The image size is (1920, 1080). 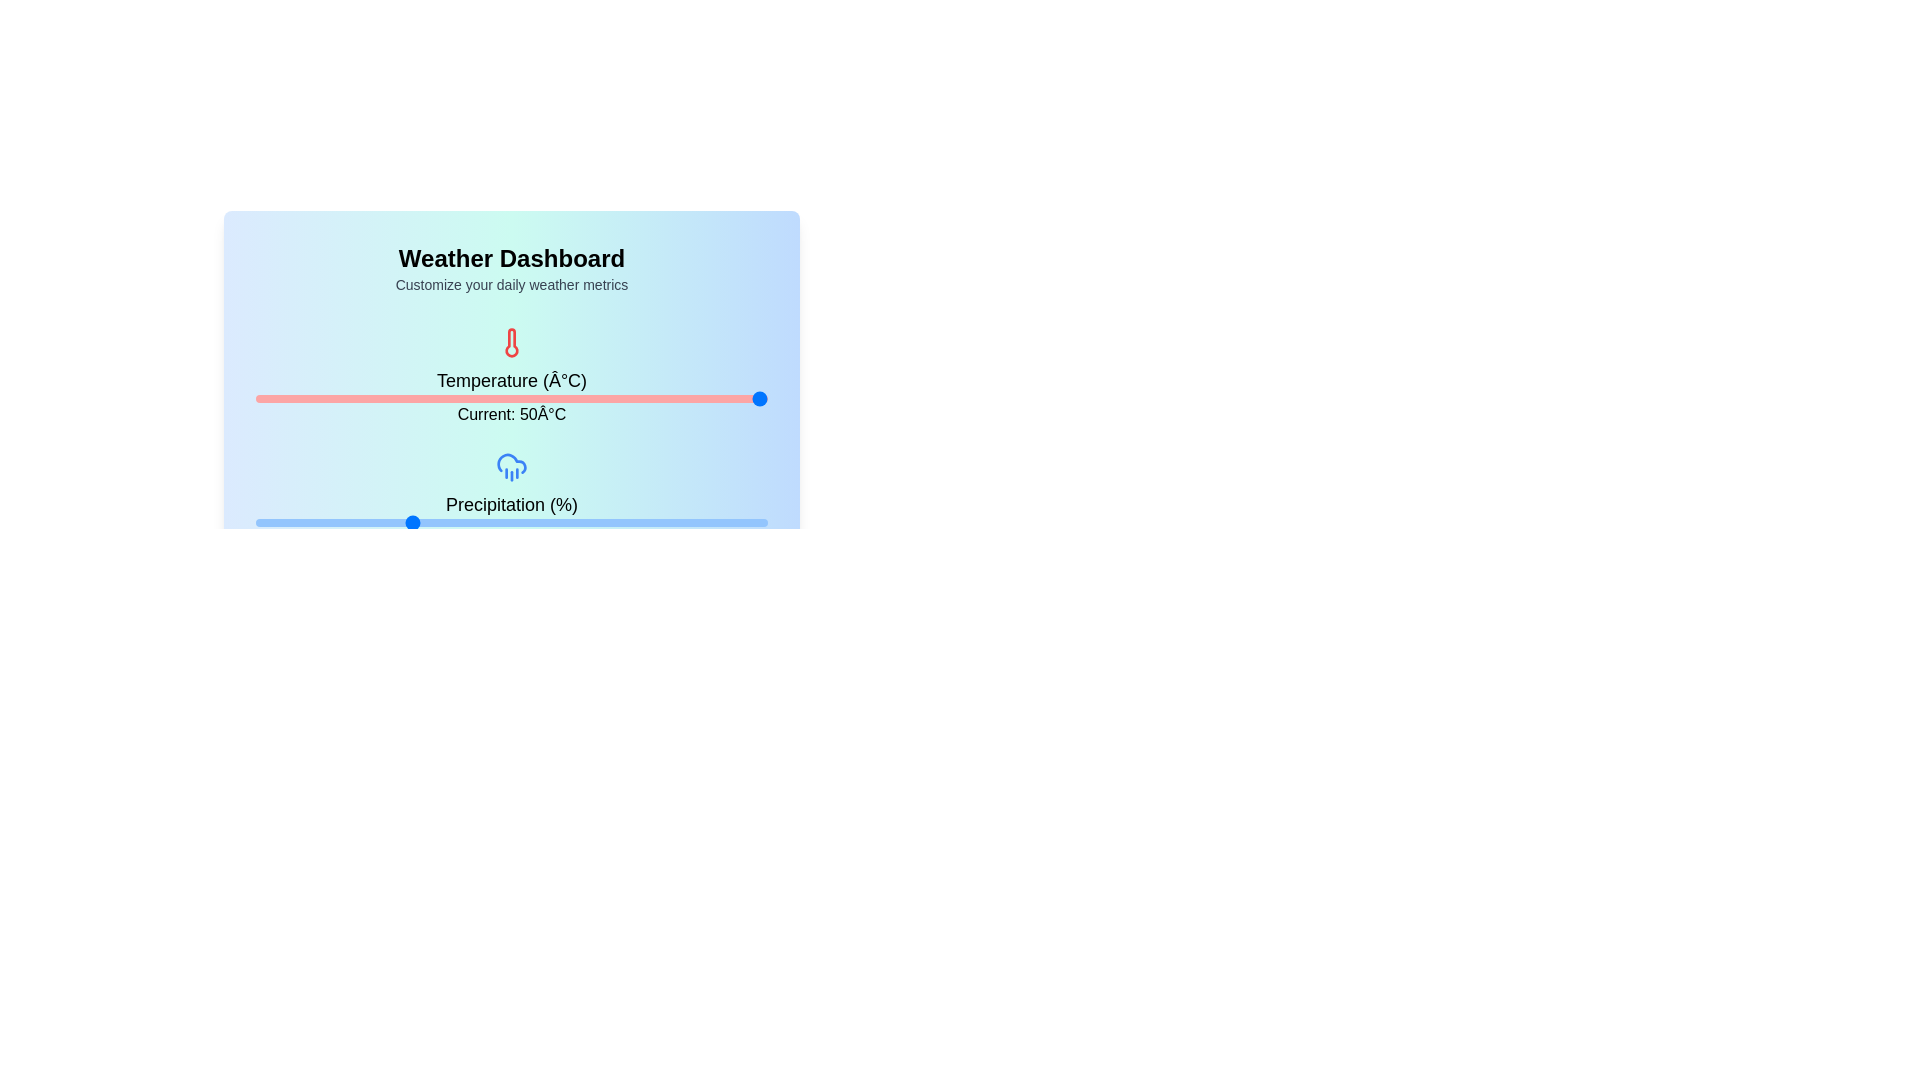 I want to click on the temperature, so click(x=745, y=398).